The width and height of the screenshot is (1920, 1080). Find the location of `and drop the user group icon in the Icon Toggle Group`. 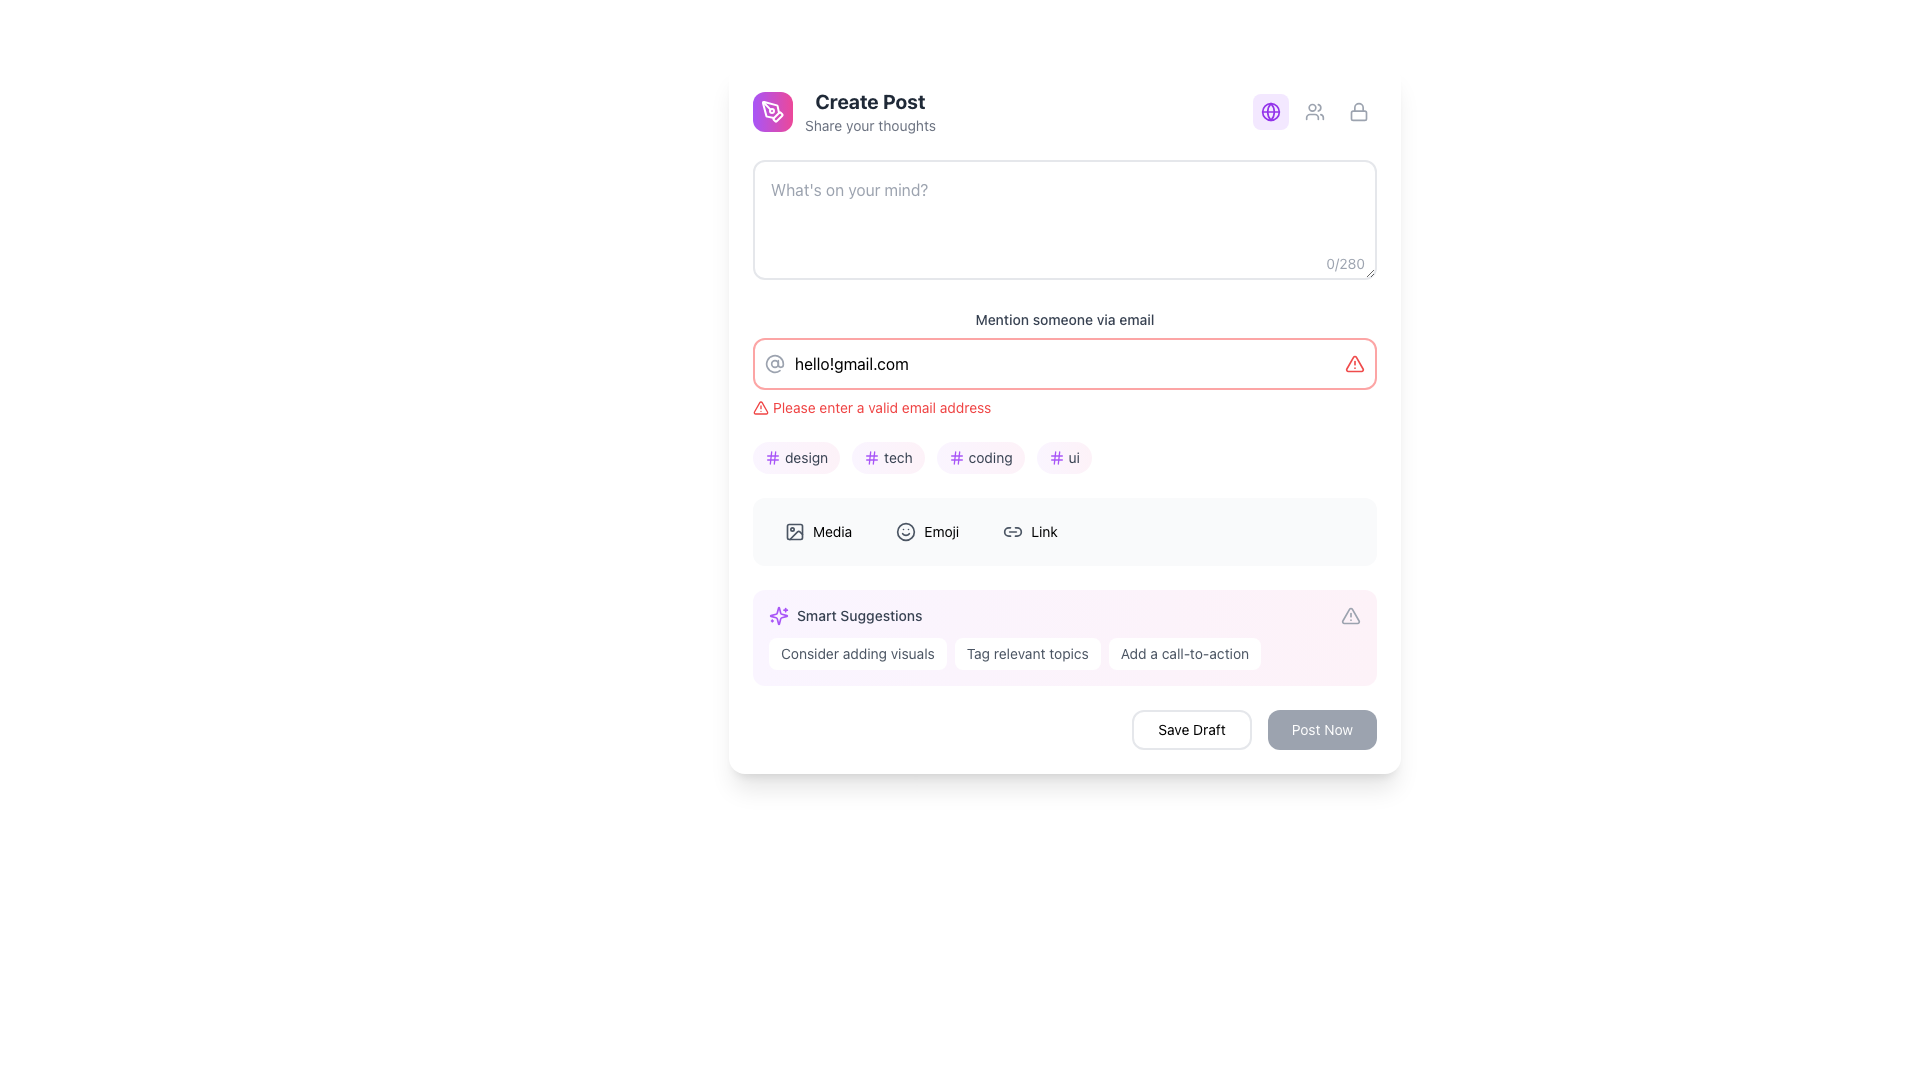

and drop the user group icon in the Icon Toggle Group is located at coordinates (1315, 111).